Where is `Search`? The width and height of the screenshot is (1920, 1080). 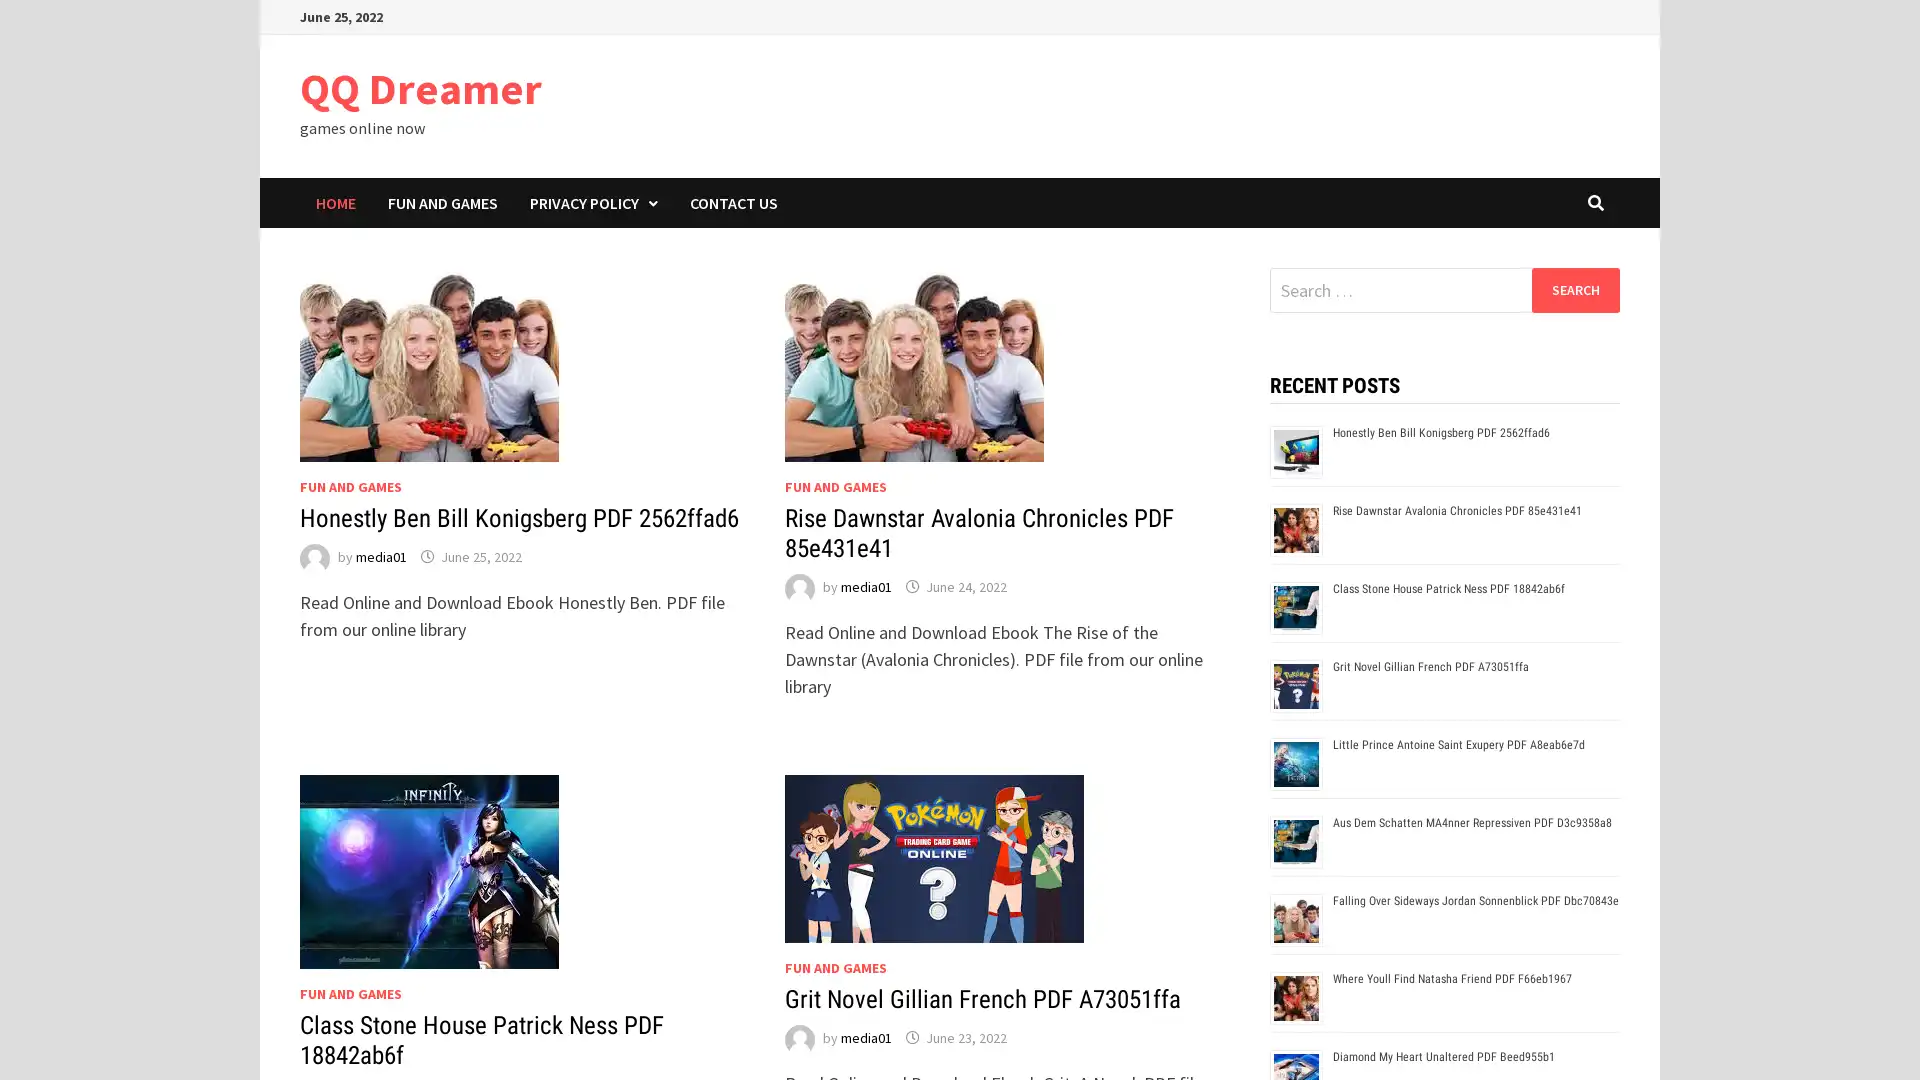
Search is located at coordinates (1574, 289).